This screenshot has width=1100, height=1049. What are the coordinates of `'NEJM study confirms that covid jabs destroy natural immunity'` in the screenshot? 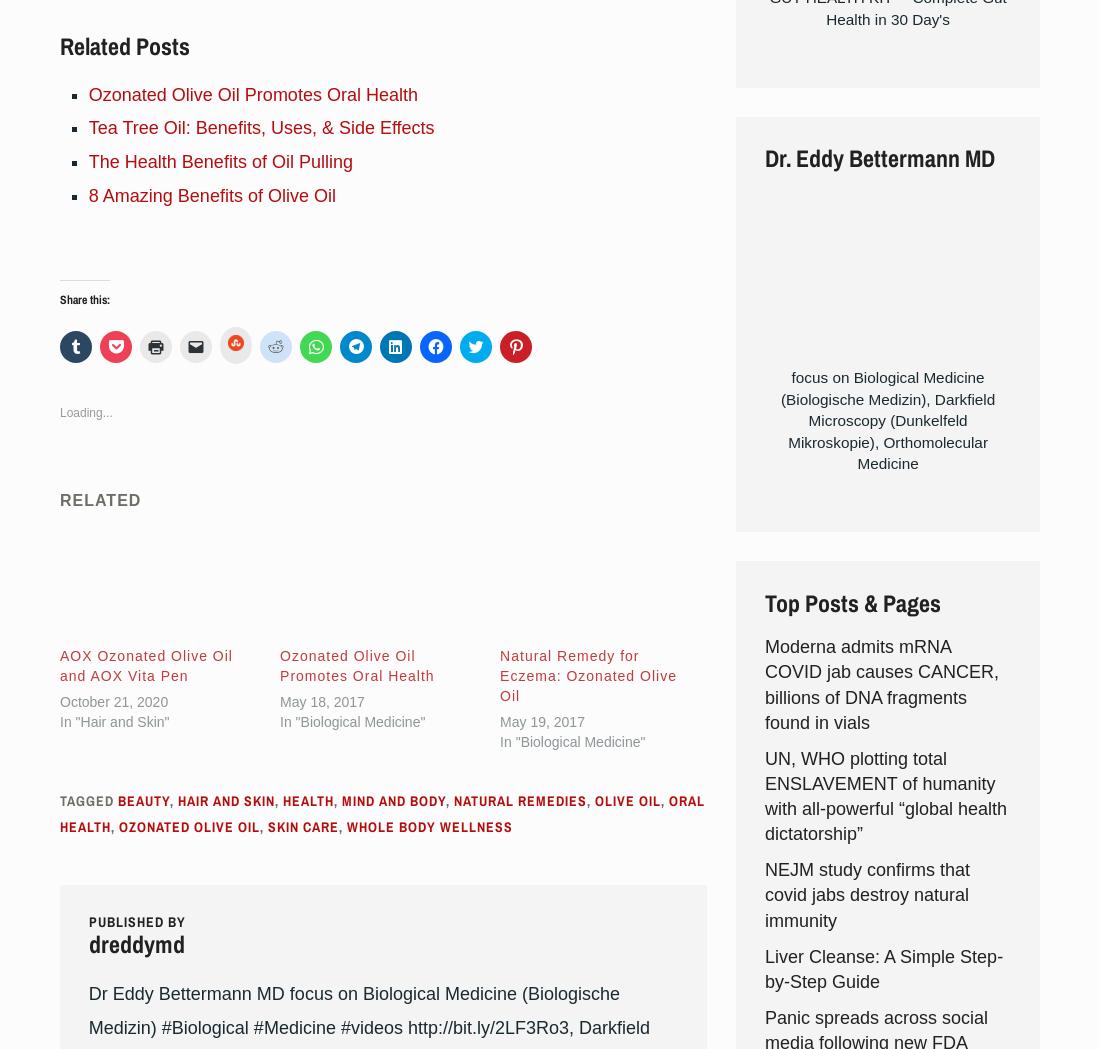 It's located at (765, 894).